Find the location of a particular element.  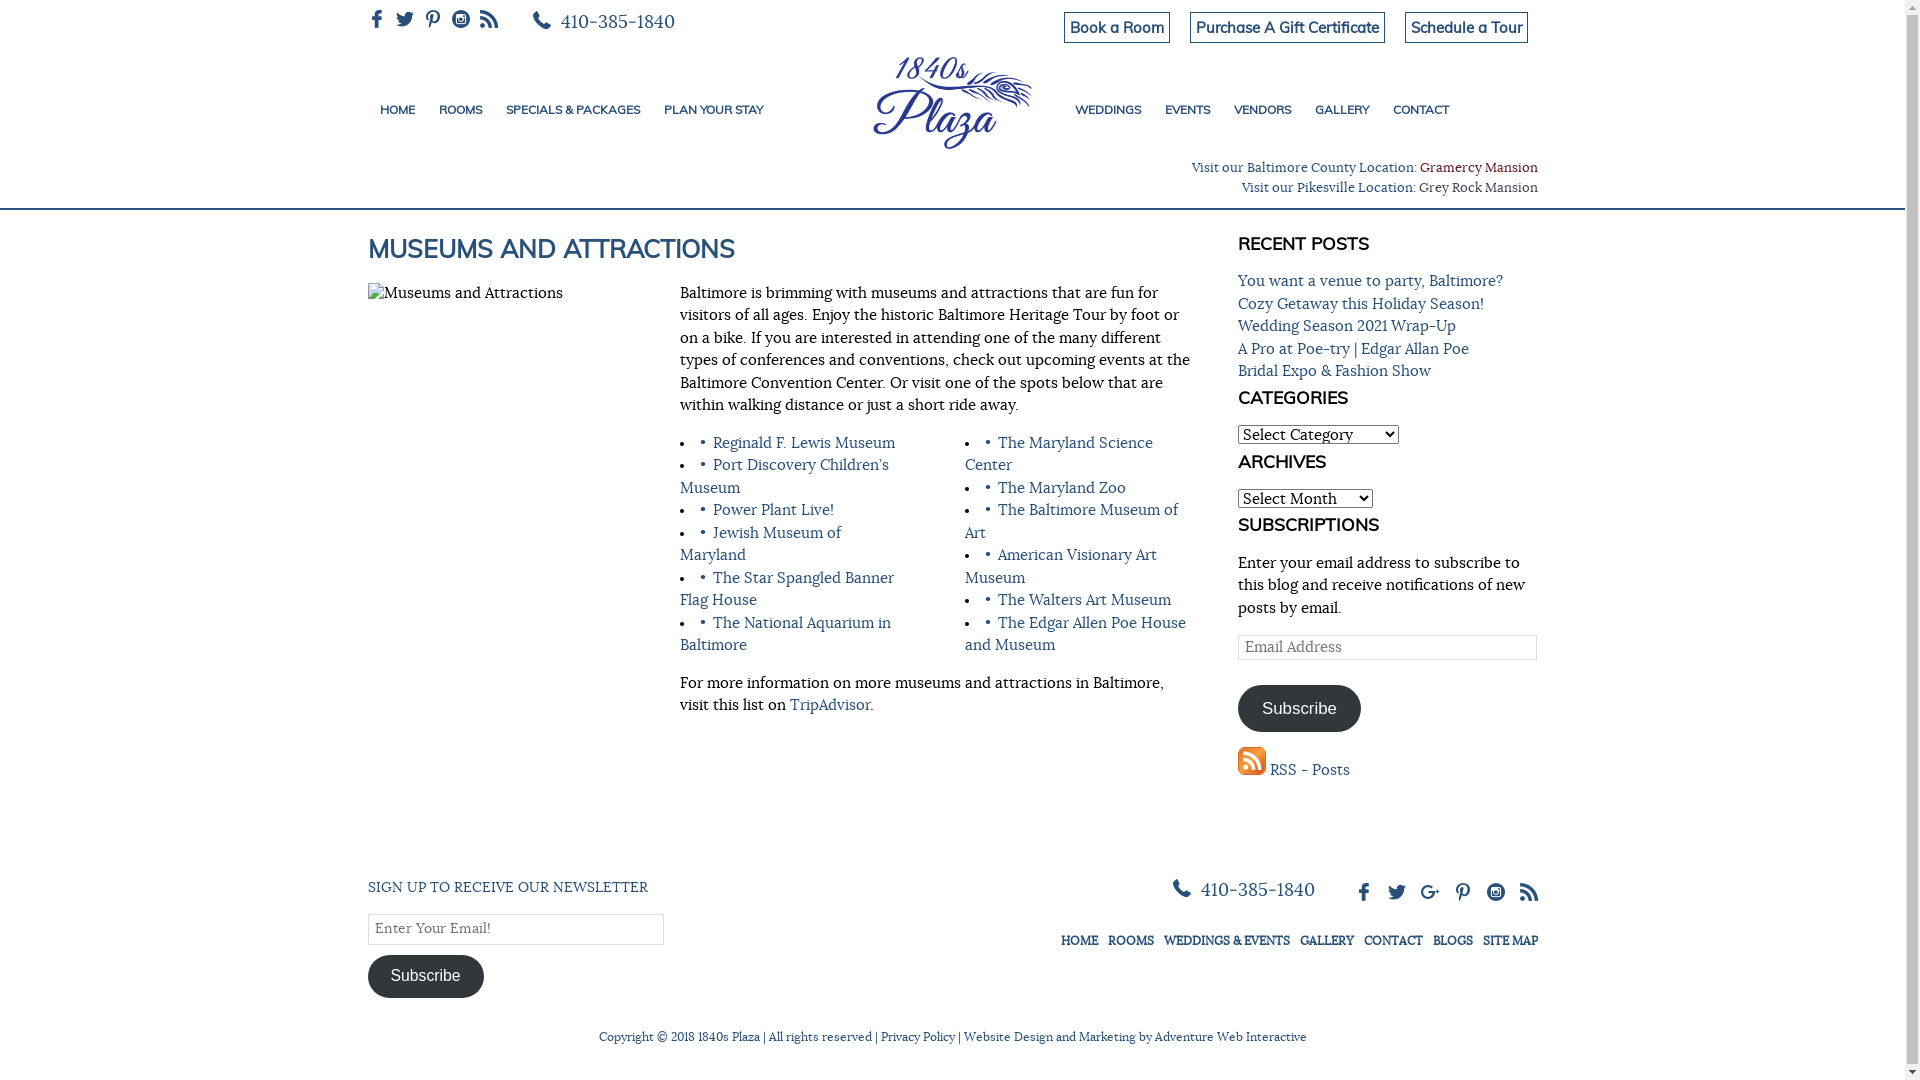

'BLOGS' is located at coordinates (1430, 940).